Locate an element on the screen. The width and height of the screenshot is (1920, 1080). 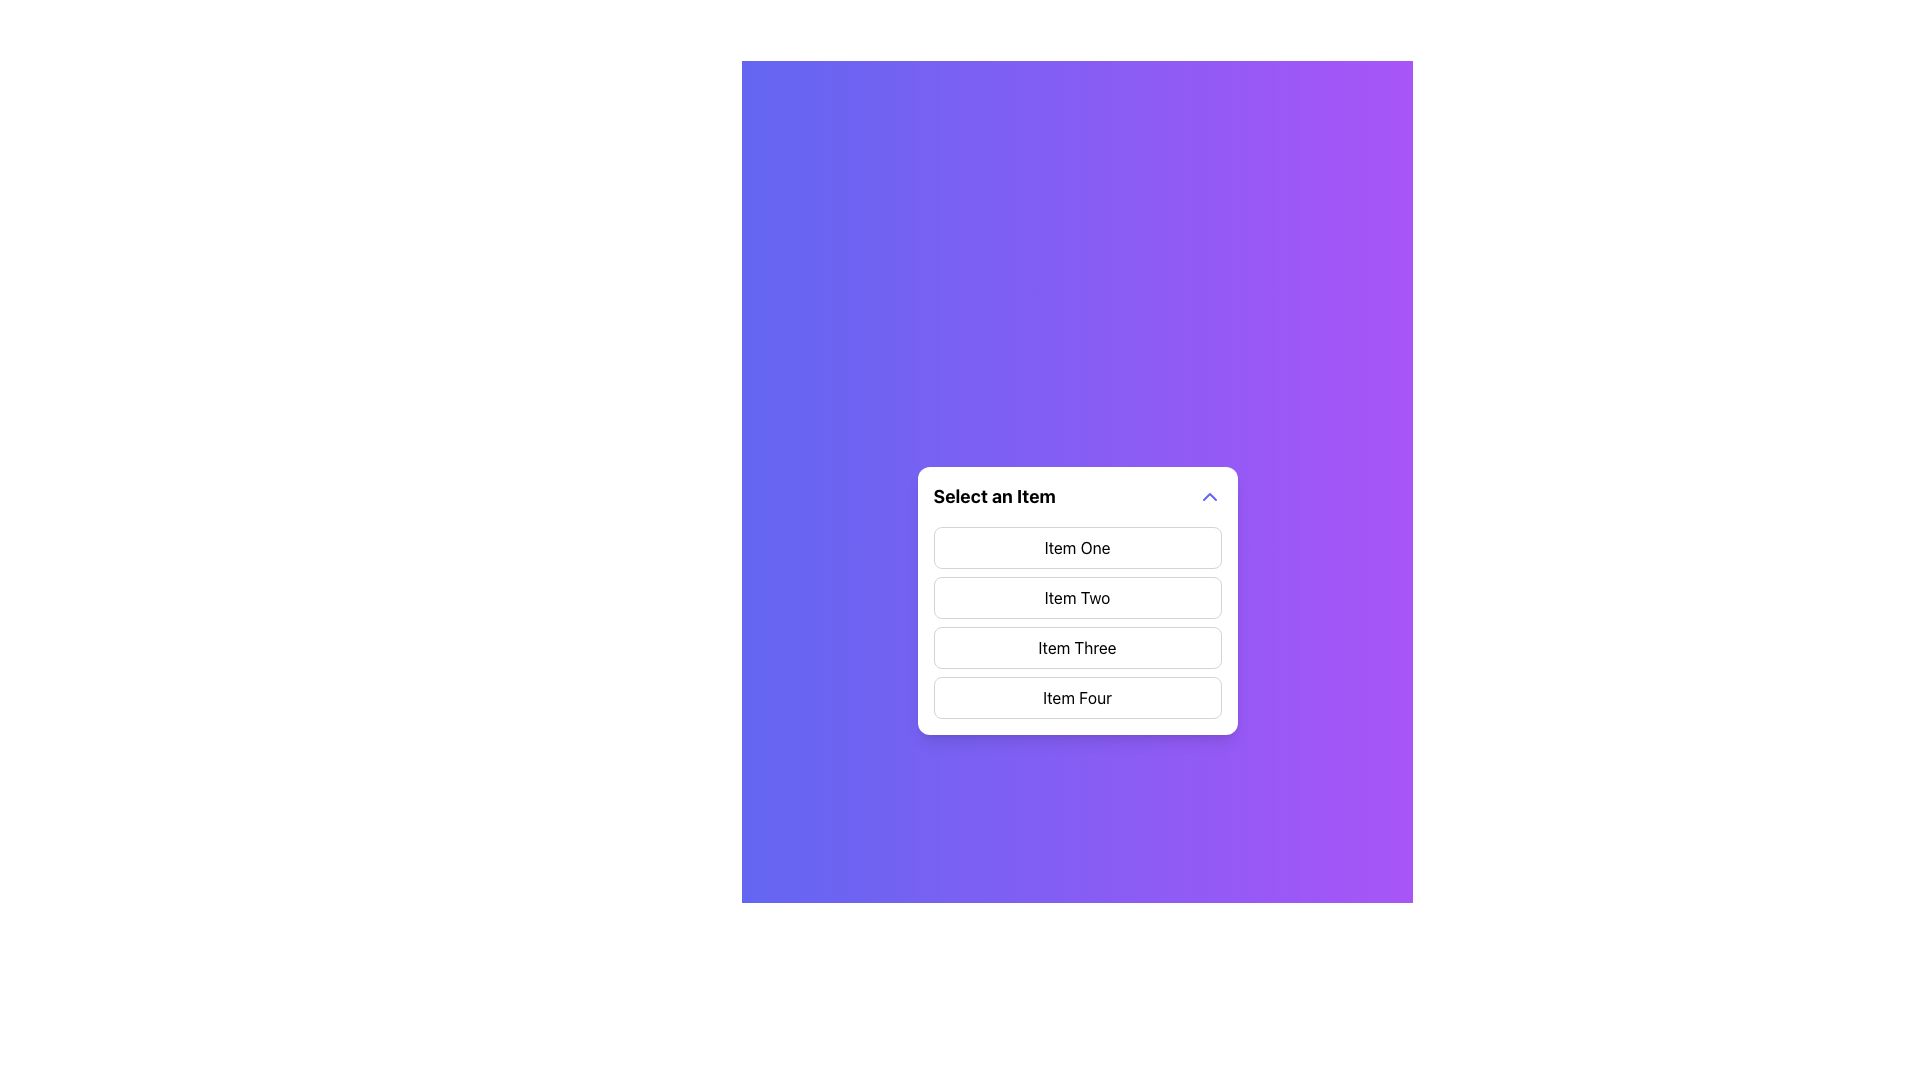
the mouse across the options in the Dropdown Menu labeled 'Item One', 'Item Two', 'Item Three', and 'Item Four' is located at coordinates (1076, 600).